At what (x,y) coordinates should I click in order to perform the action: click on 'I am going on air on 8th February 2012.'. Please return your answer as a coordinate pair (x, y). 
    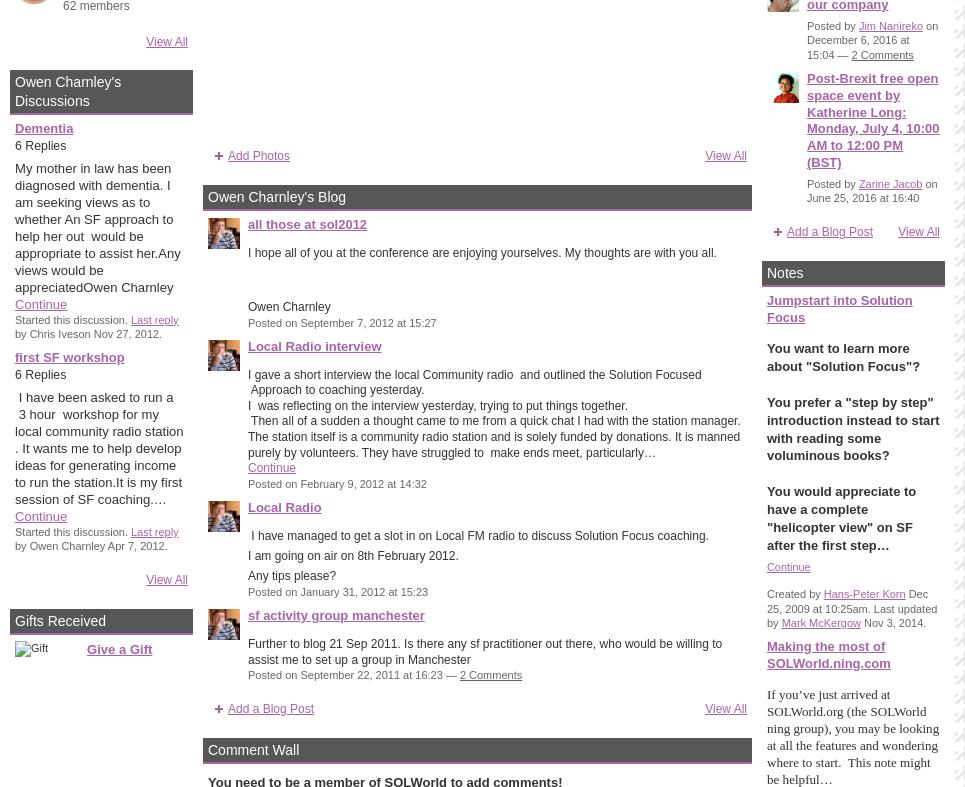
    Looking at the image, I should click on (247, 555).